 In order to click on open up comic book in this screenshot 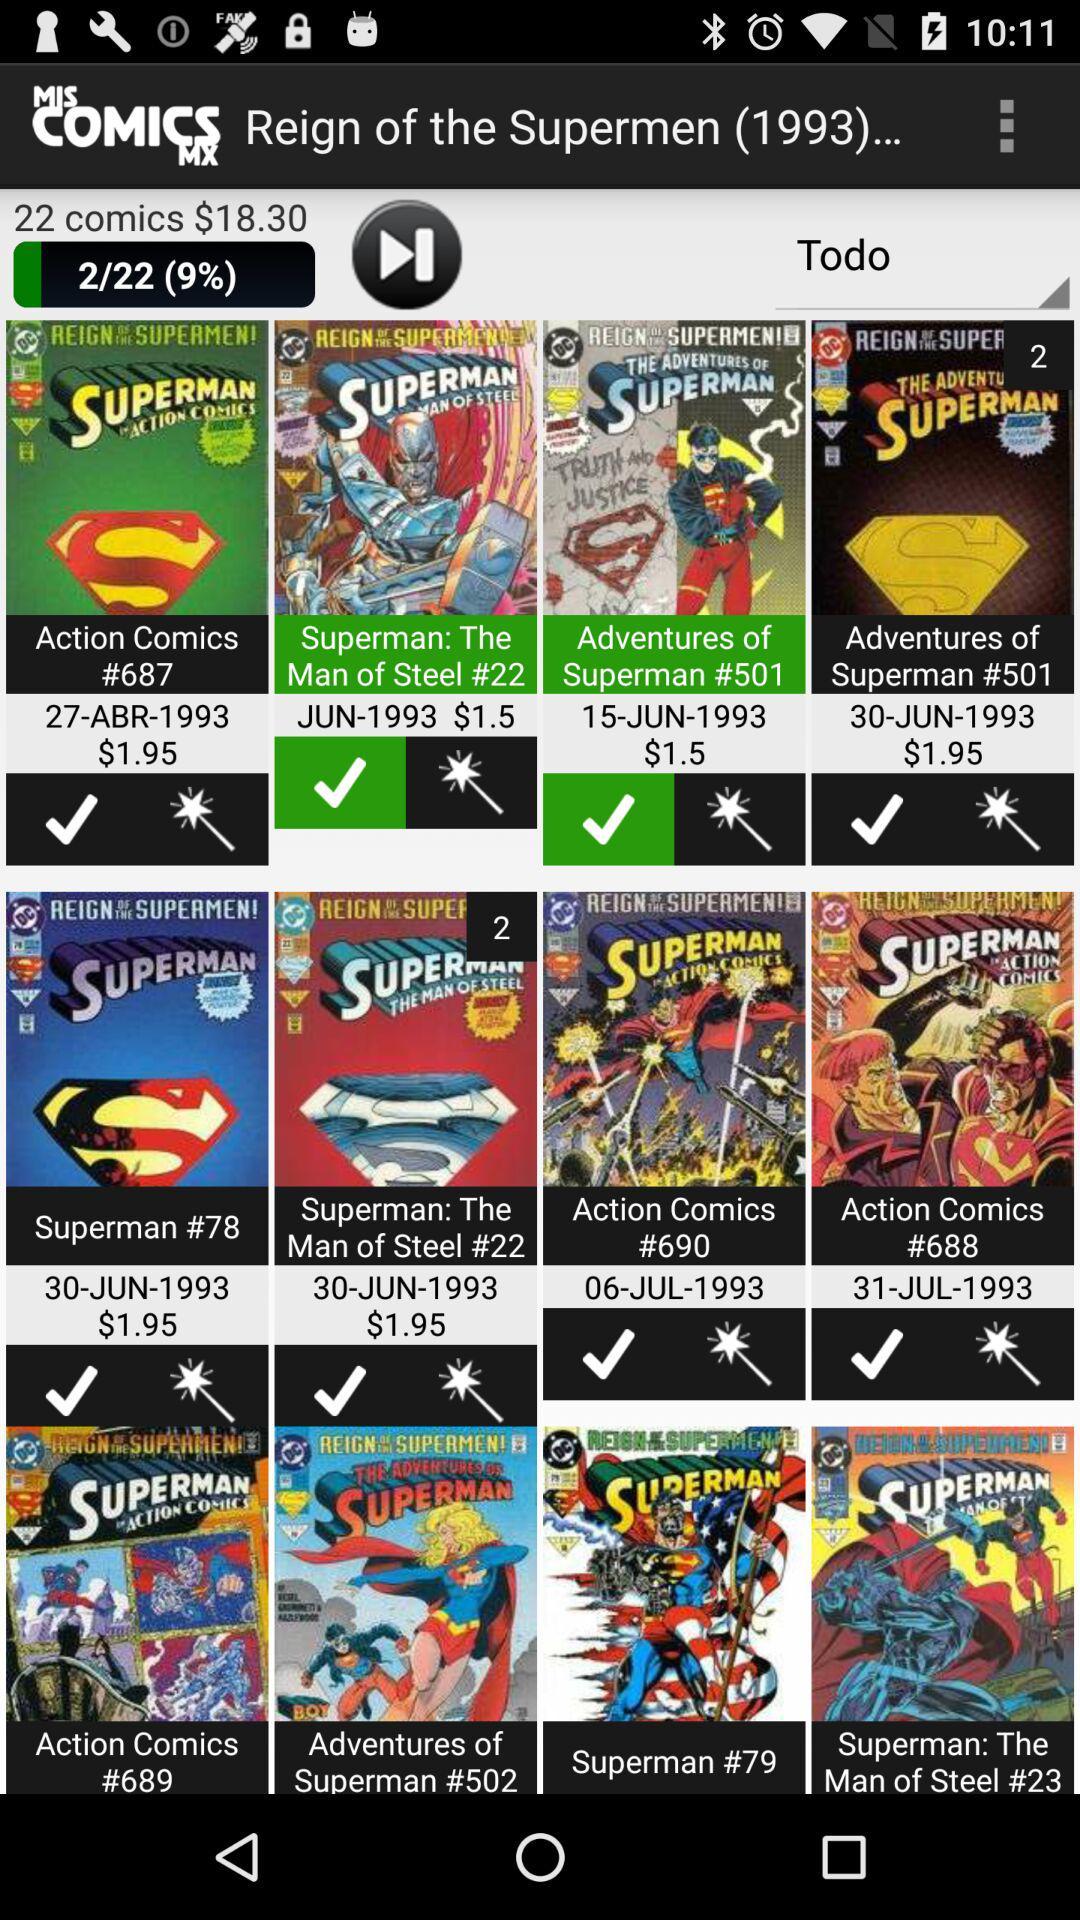, I will do `click(942, 1090)`.